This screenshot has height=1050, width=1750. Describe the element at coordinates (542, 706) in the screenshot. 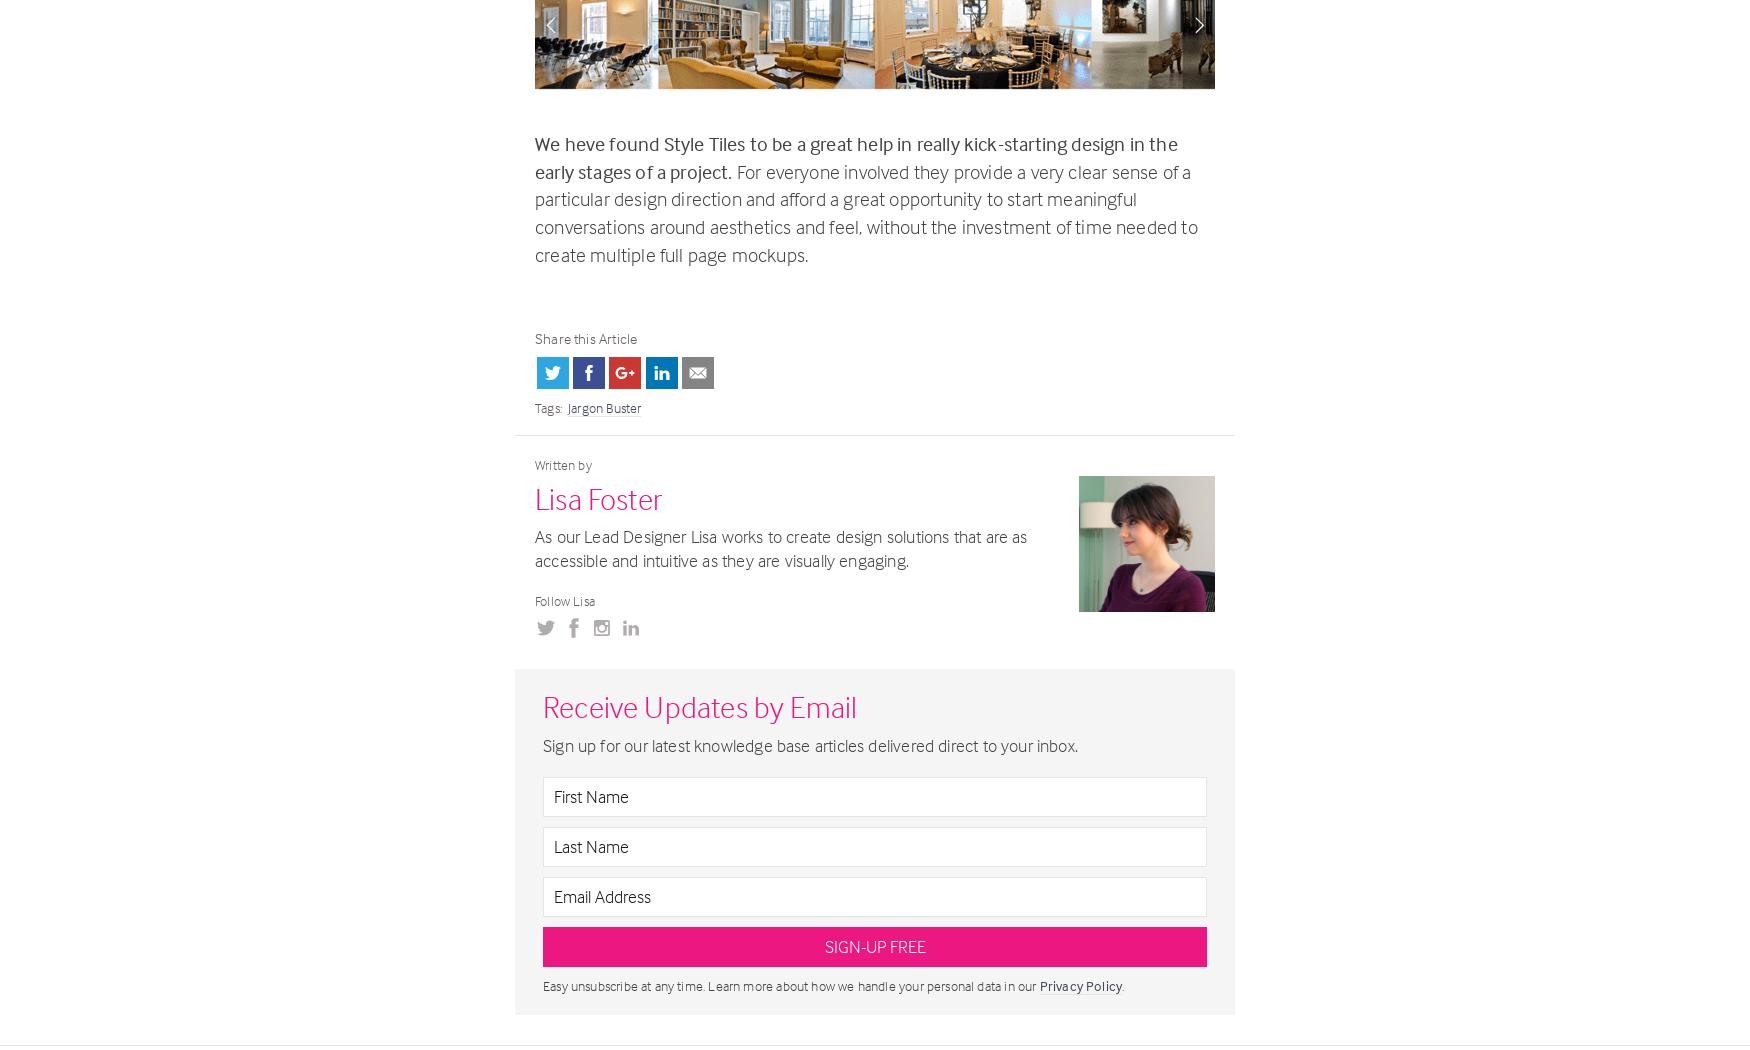

I see `'Receive Updates by Email'` at that location.